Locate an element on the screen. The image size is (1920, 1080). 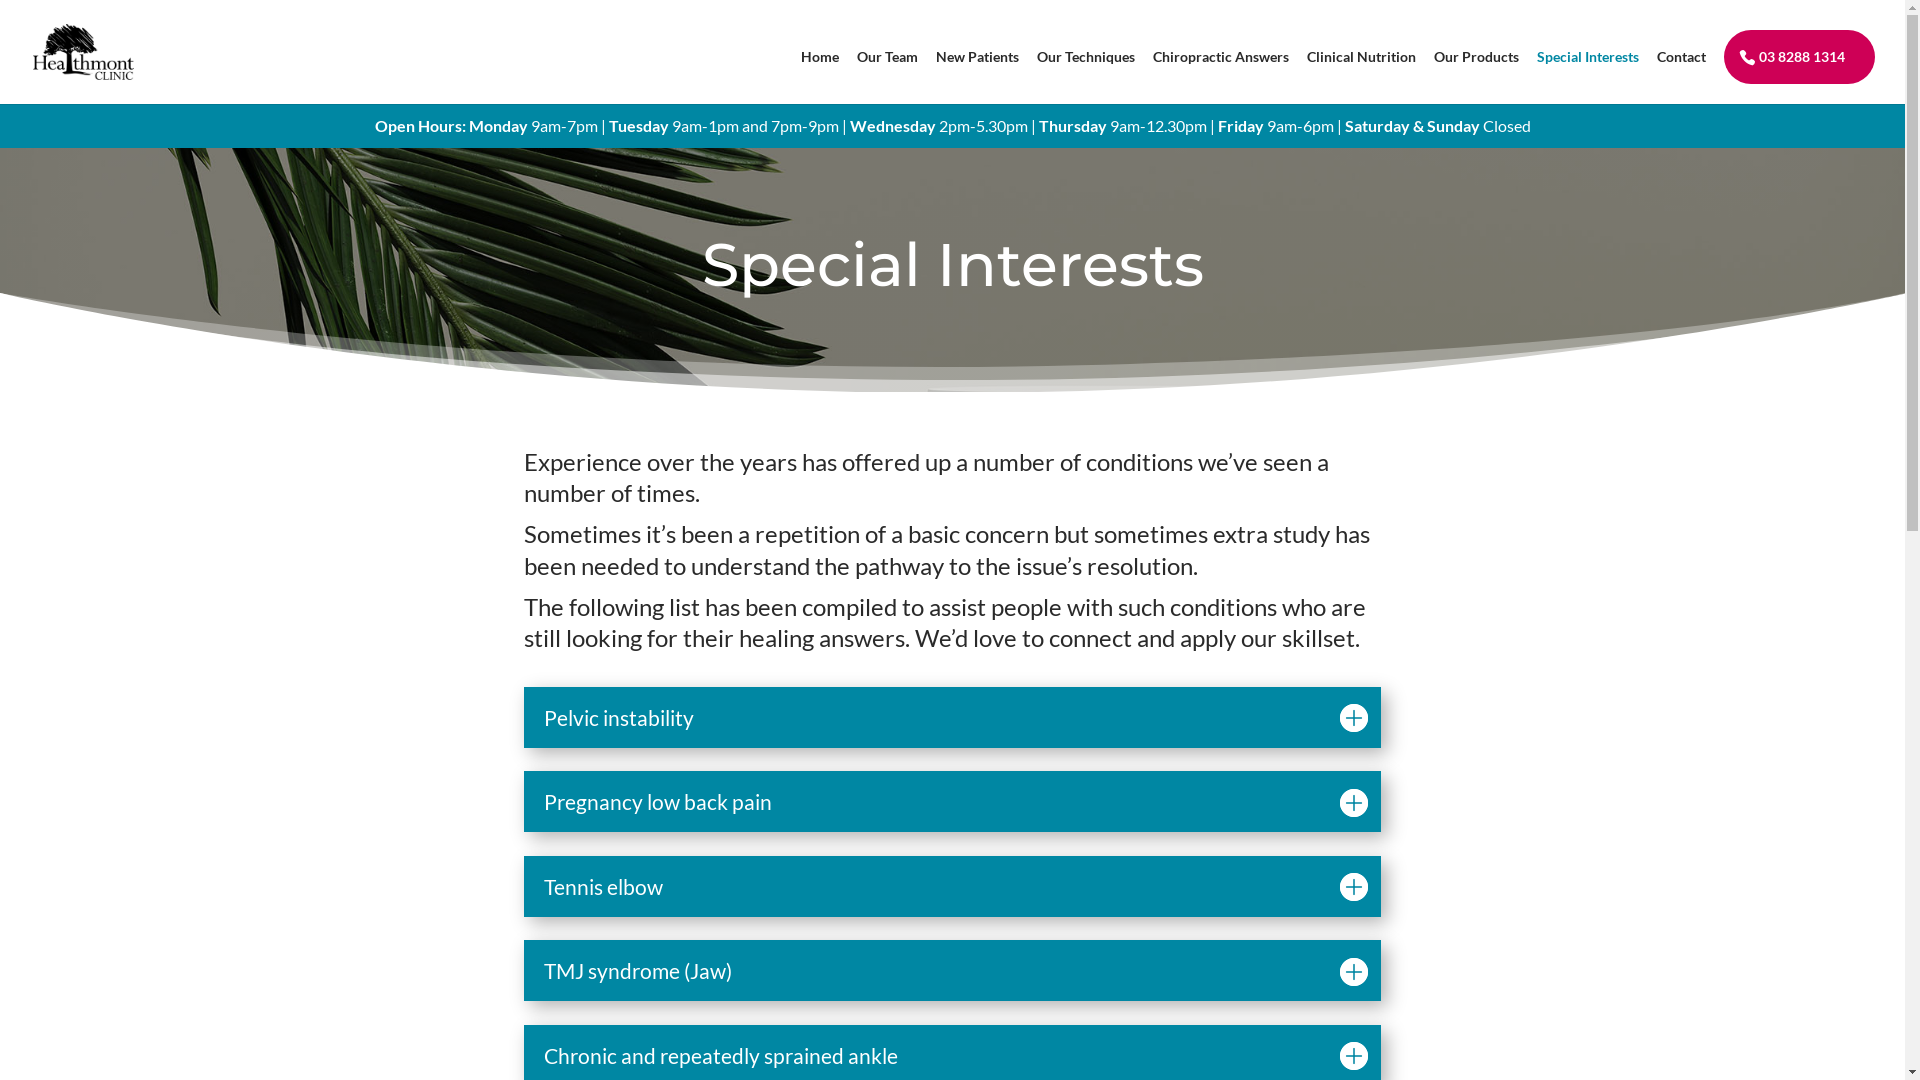
'03 8288 1314' is located at coordinates (1791, 56).